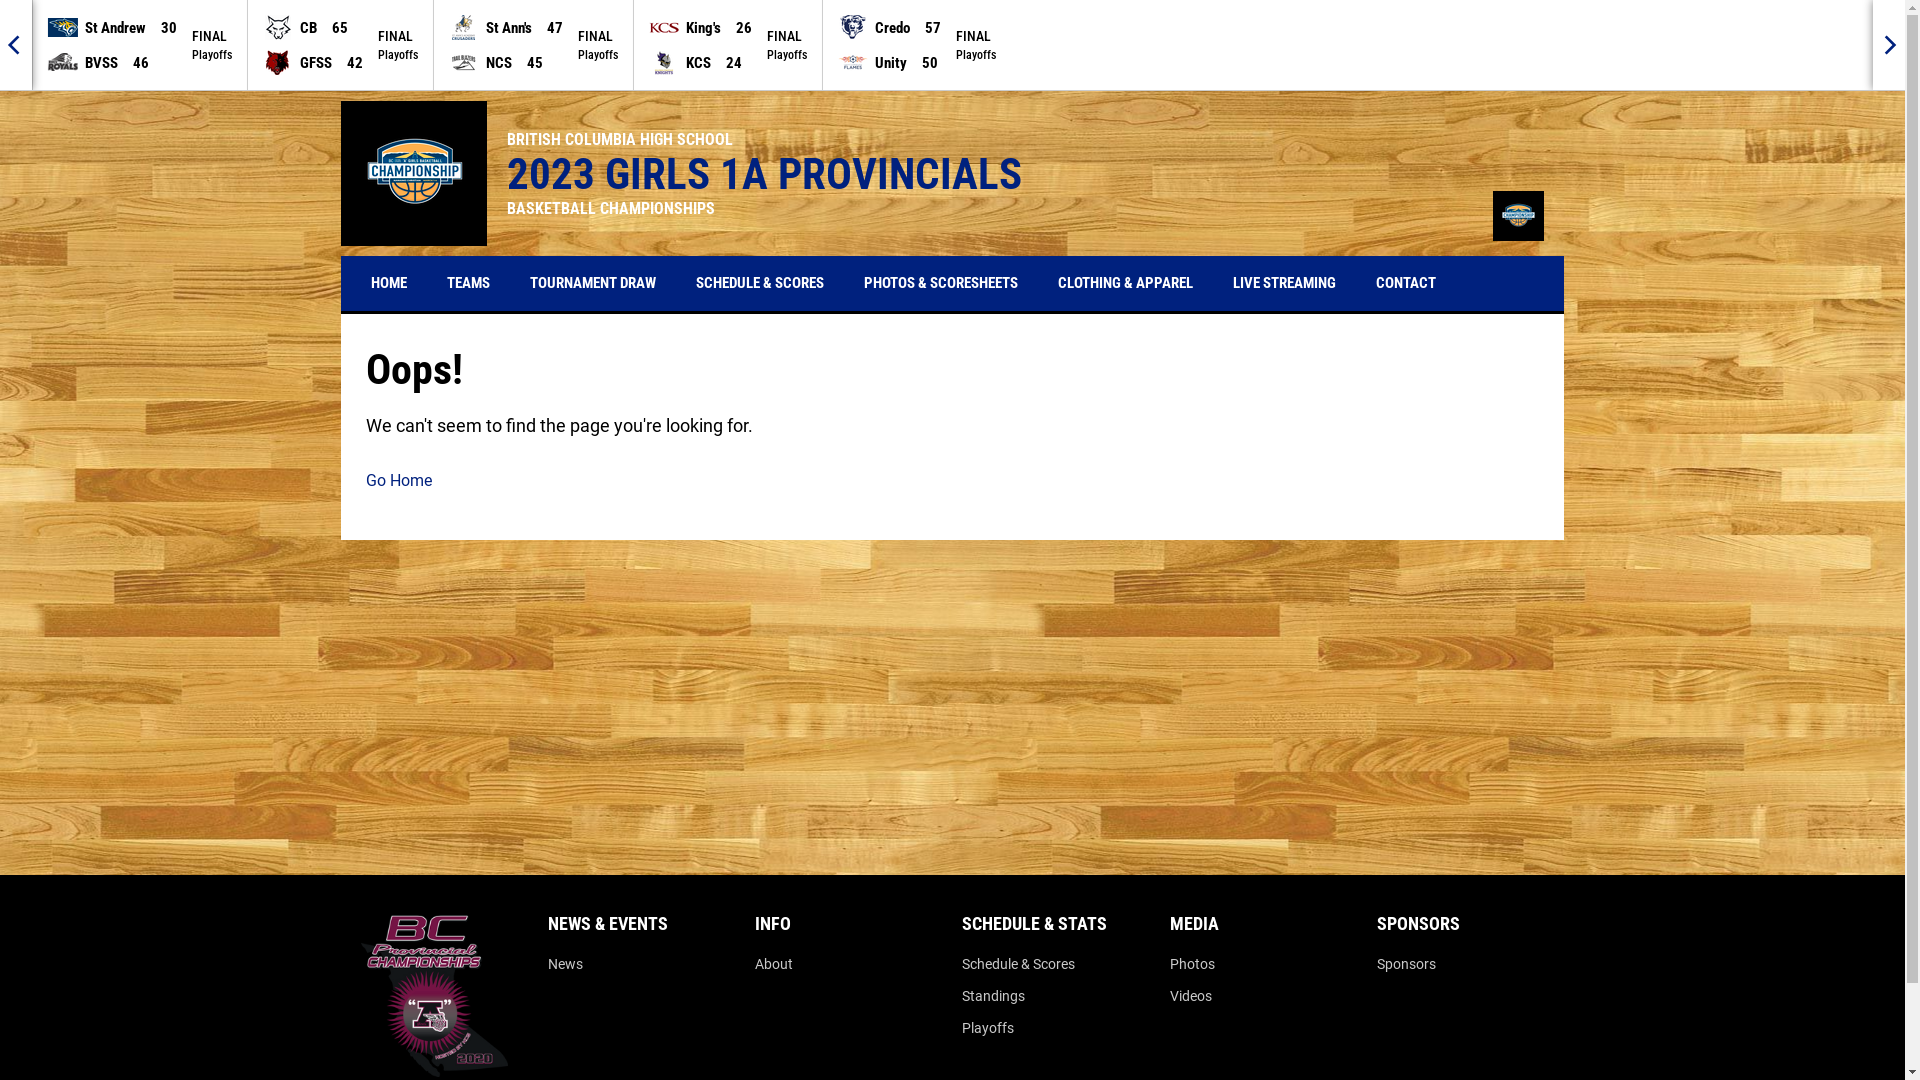 The width and height of the screenshot is (1920, 1080). Describe the element at coordinates (772, 963) in the screenshot. I see `'About'` at that location.